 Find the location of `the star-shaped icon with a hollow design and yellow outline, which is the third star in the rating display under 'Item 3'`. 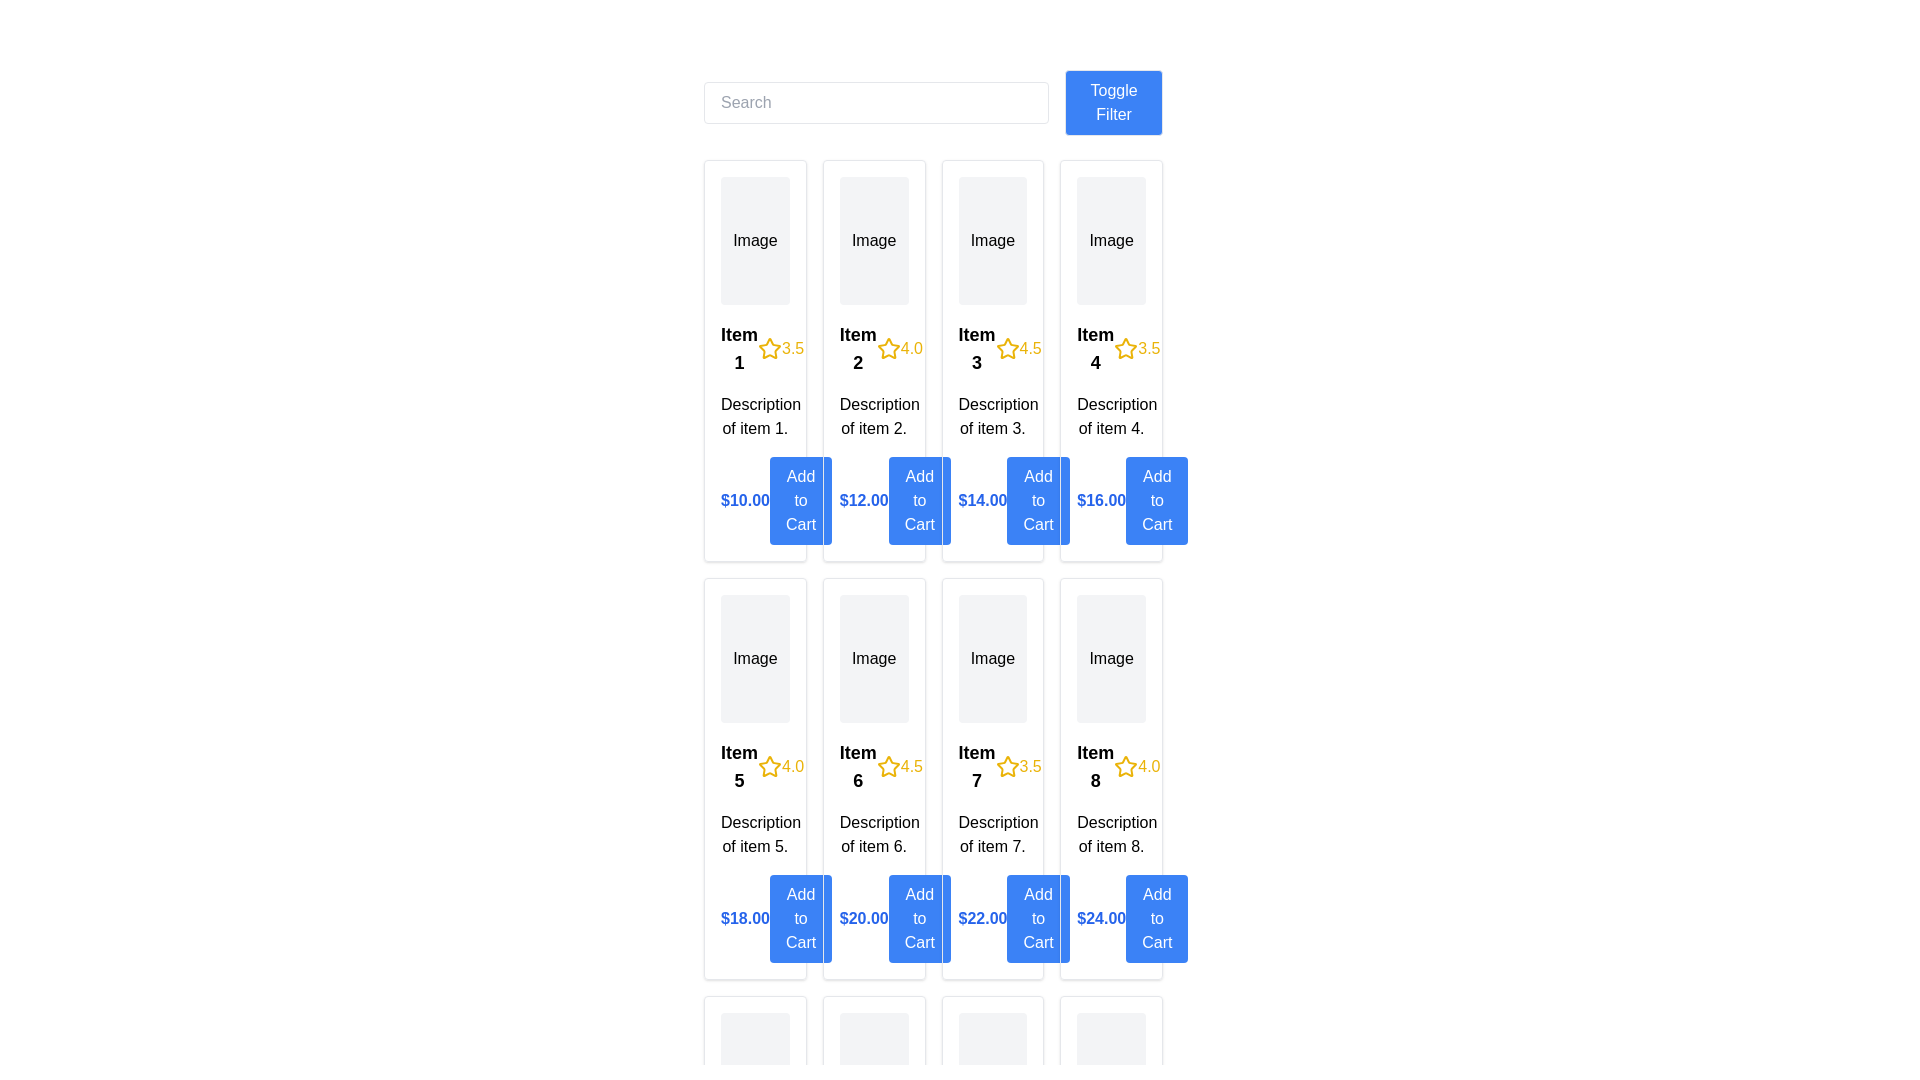

the star-shaped icon with a hollow design and yellow outline, which is the third star in the rating display under 'Item 3' is located at coordinates (1007, 347).